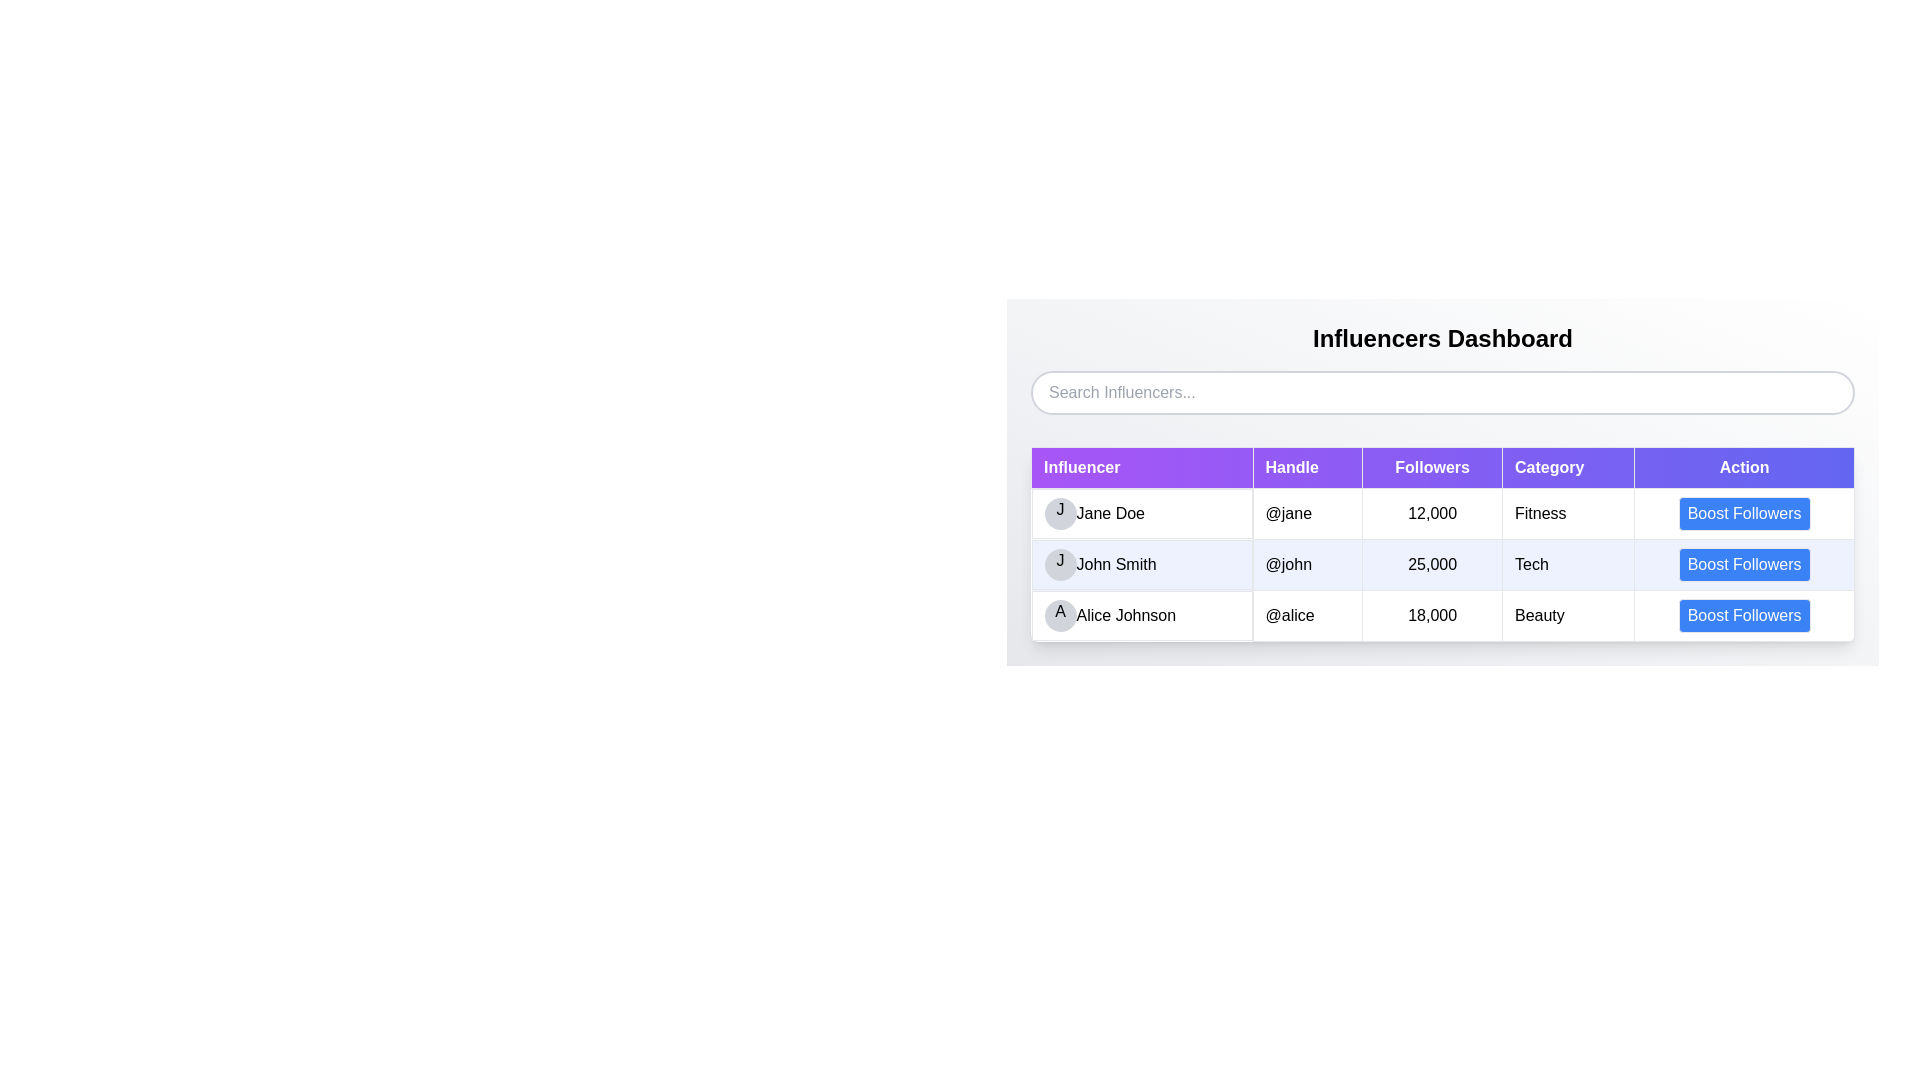  What do you see at coordinates (1742, 615) in the screenshot?
I see `the blue rounded button labeled 'Boost Followers' located in the last row of the 'Influencers Dashboard' table for Alice Johnson to initiate the action` at bounding box center [1742, 615].